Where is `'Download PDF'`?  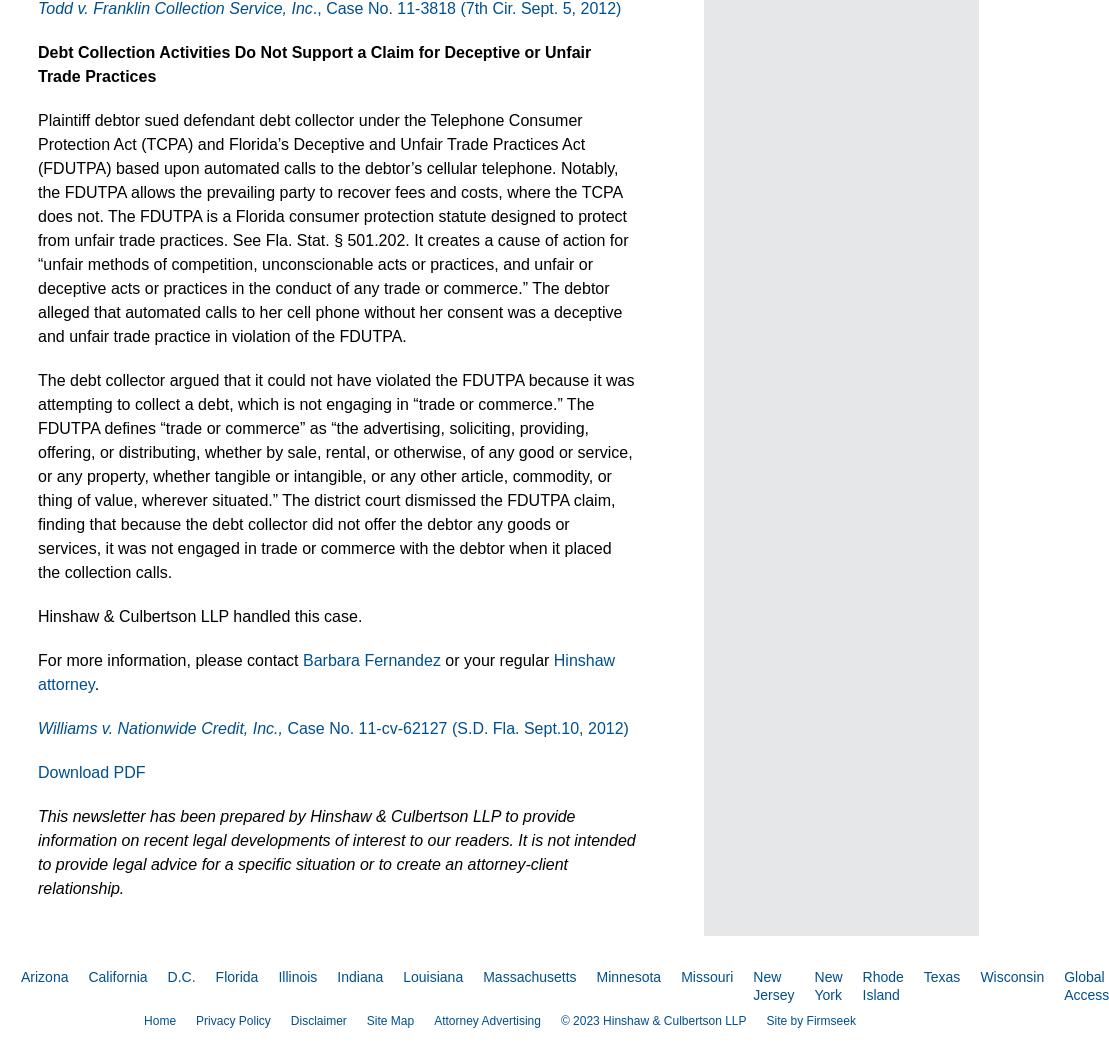 'Download PDF' is located at coordinates (90, 771).